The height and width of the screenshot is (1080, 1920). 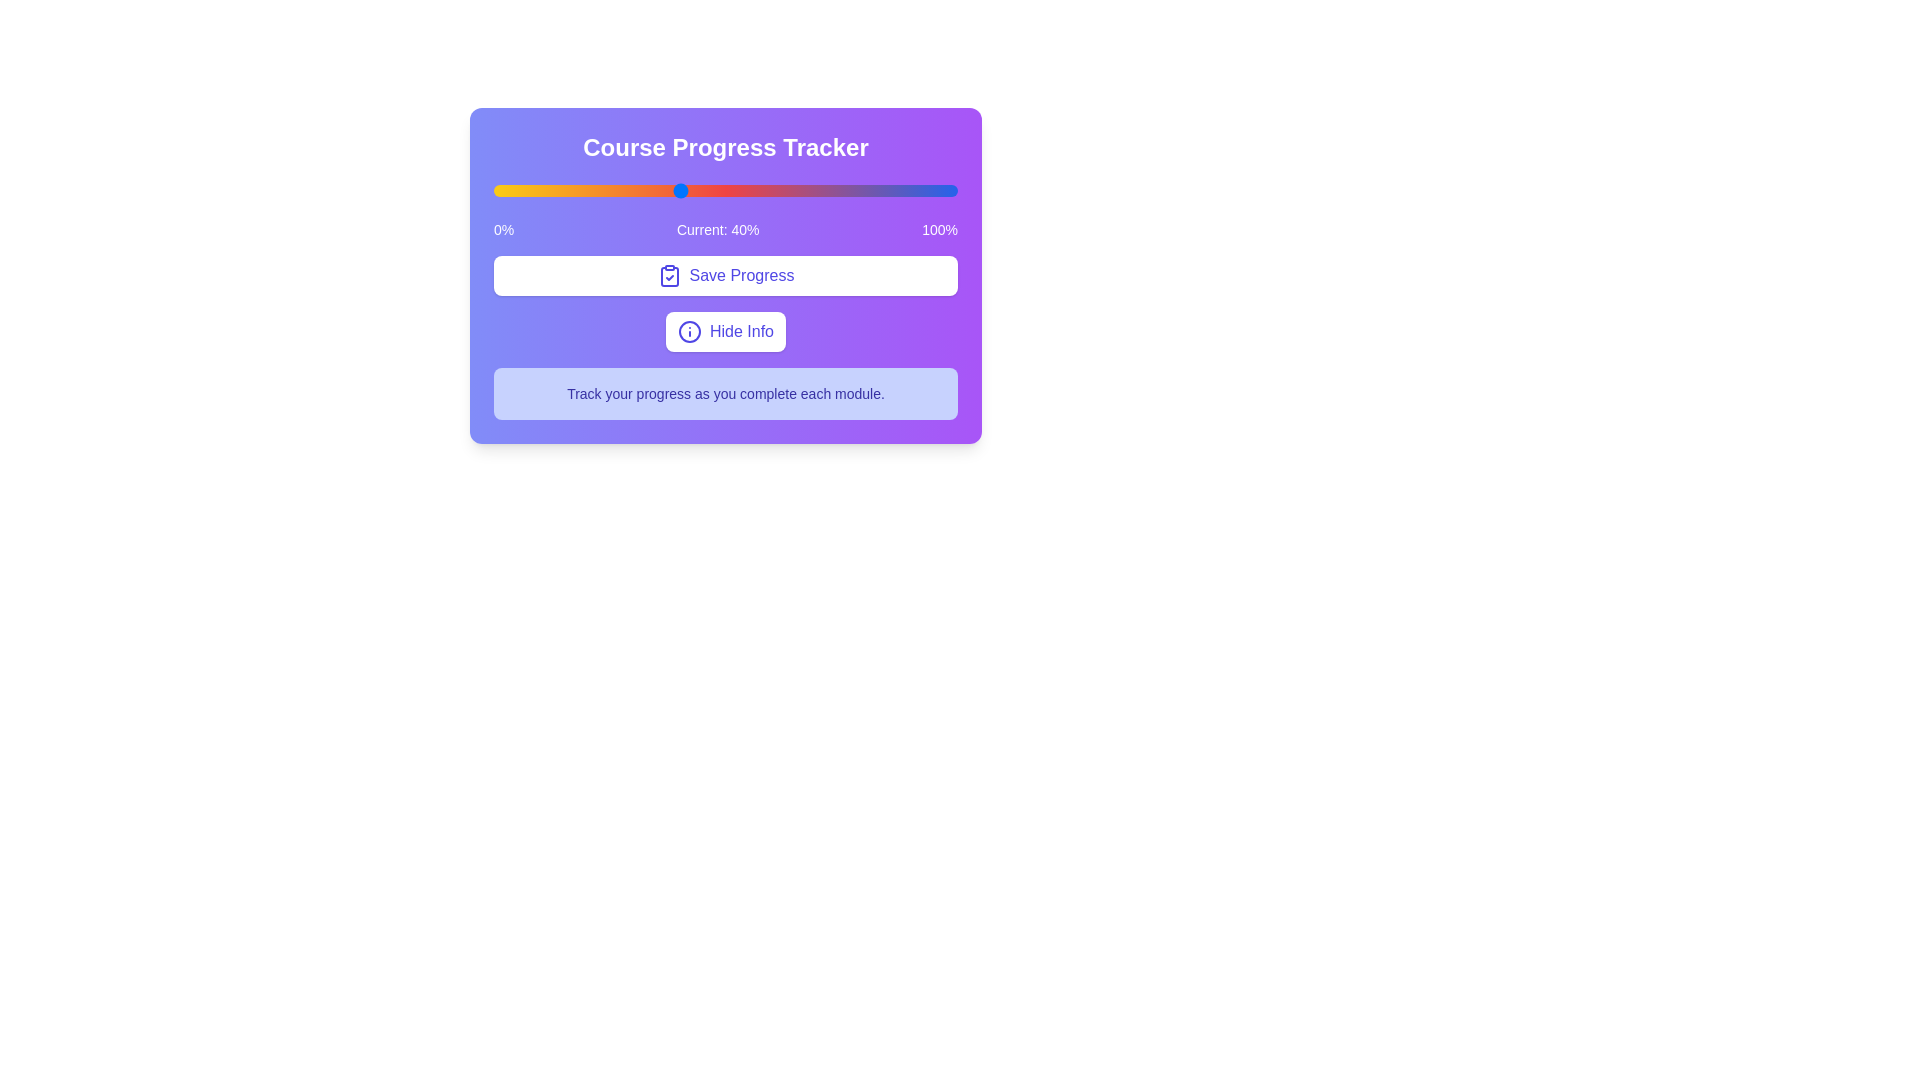 What do you see at coordinates (724, 393) in the screenshot?
I see `the Text Information Box that displays the message 'Track your progress as you complete each module.' which has a light indigo background and is located below the 'Hide Info' button in the Course Progress Tracker card` at bounding box center [724, 393].